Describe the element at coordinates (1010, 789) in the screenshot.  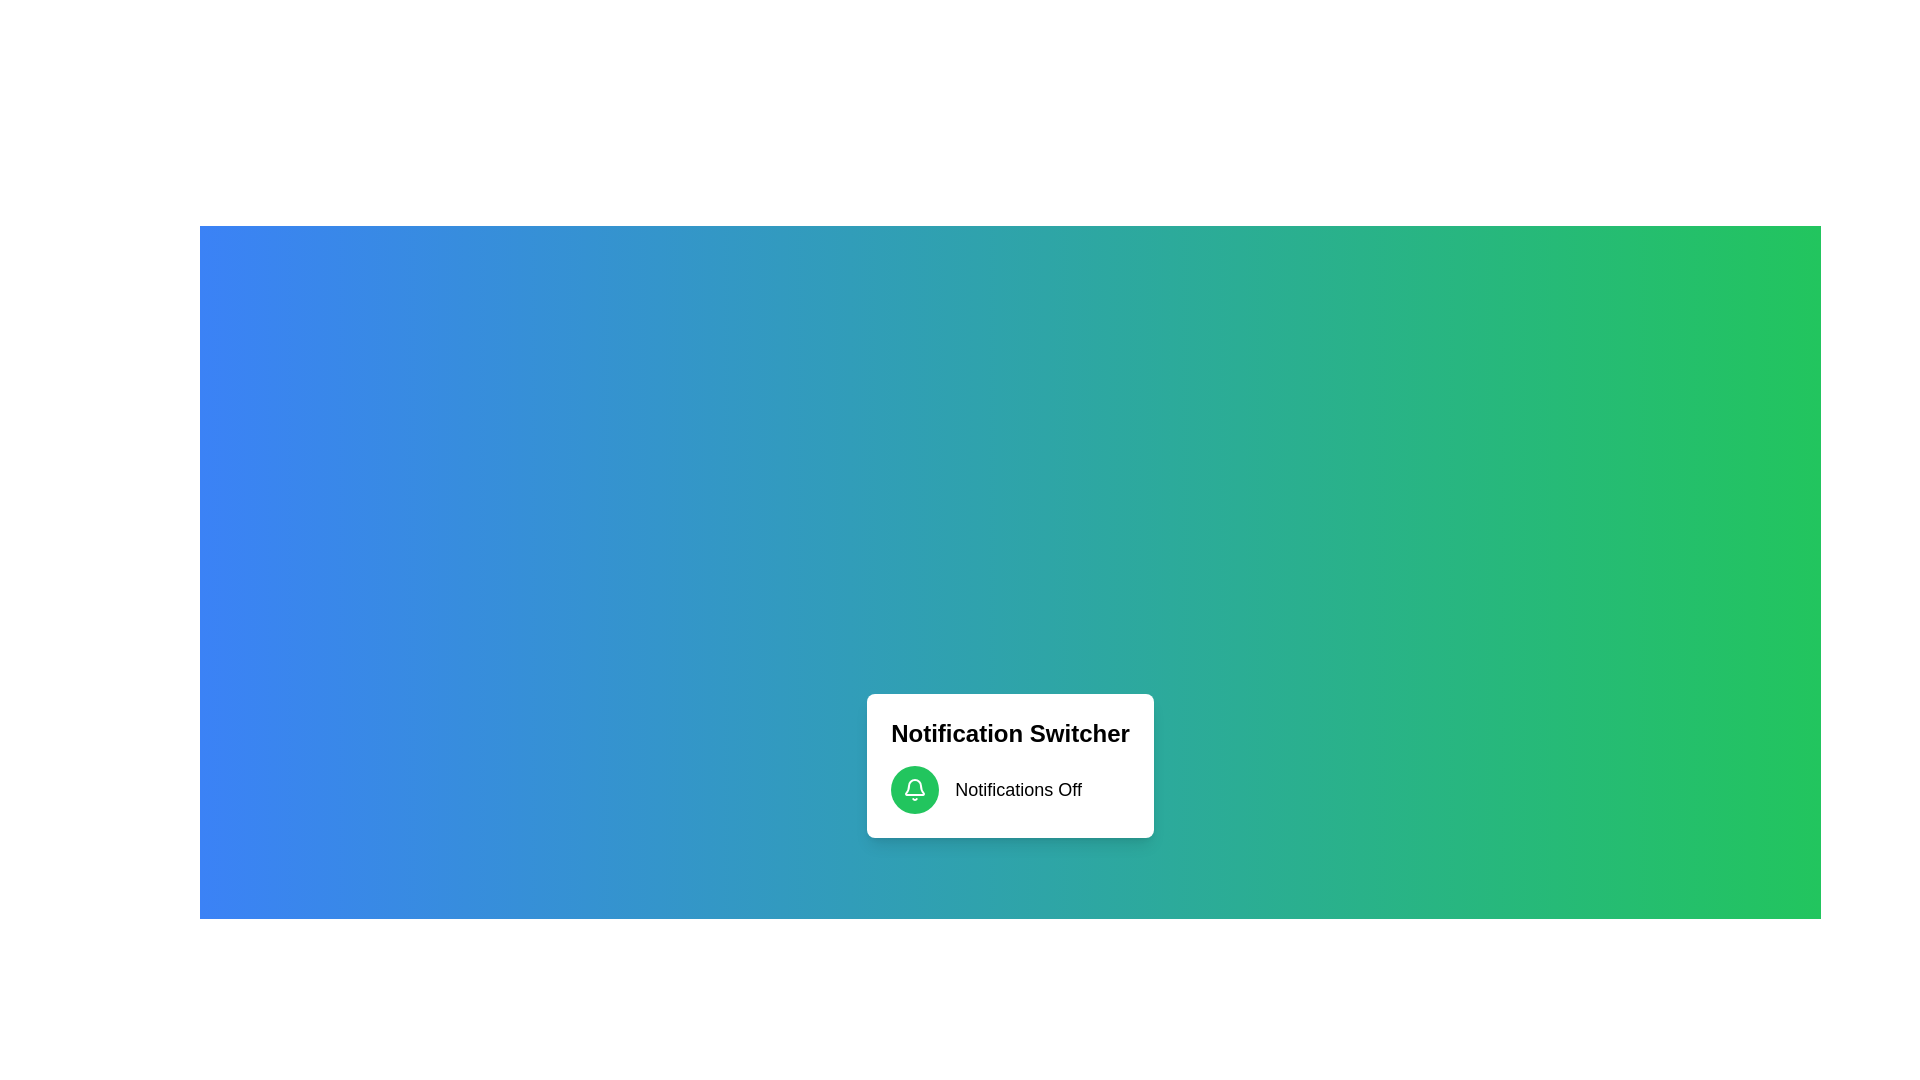
I see `the Descriptive indicator for notification status located below the 'Notification Switcher' heading` at that location.